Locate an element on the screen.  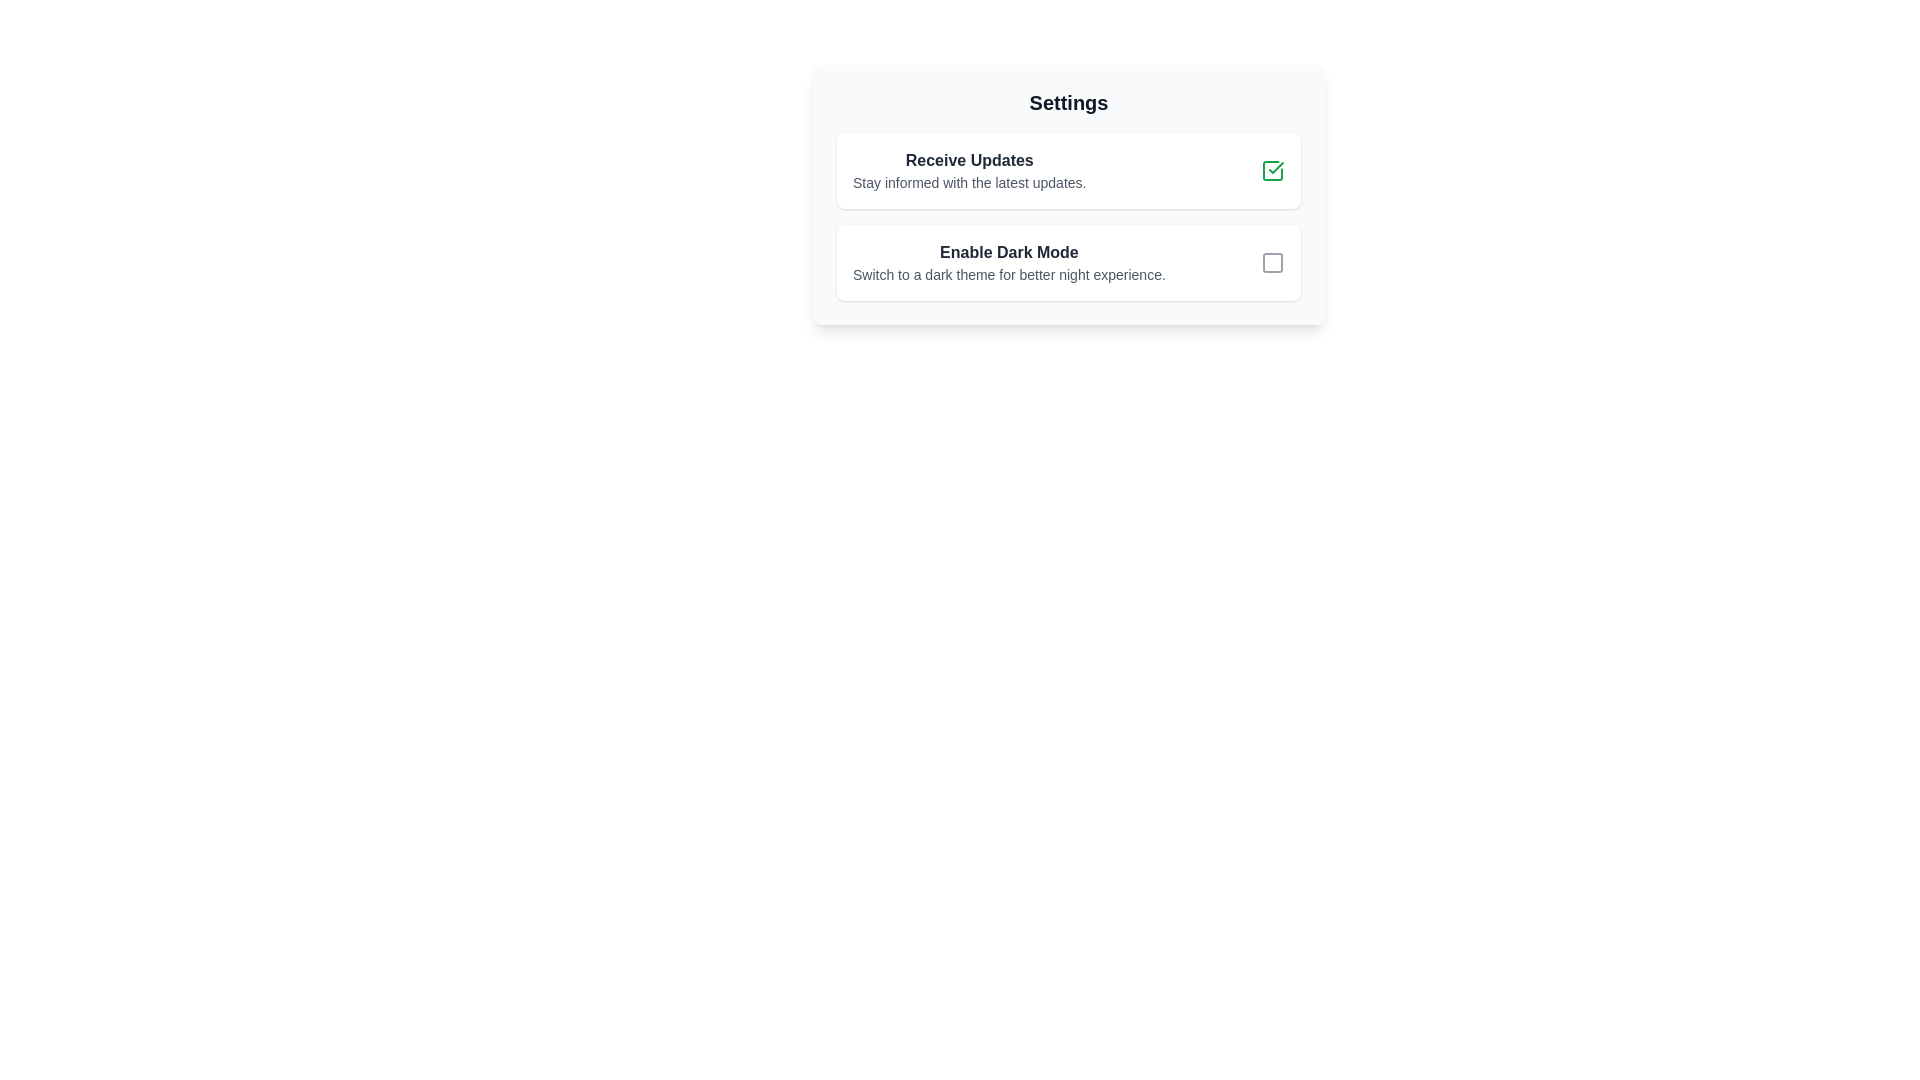
the static text that says 'Switch to a dark theme for better night experience.', which is located below the bold text 'Enable Dark Mode' is located at coordinates (1009, 274).